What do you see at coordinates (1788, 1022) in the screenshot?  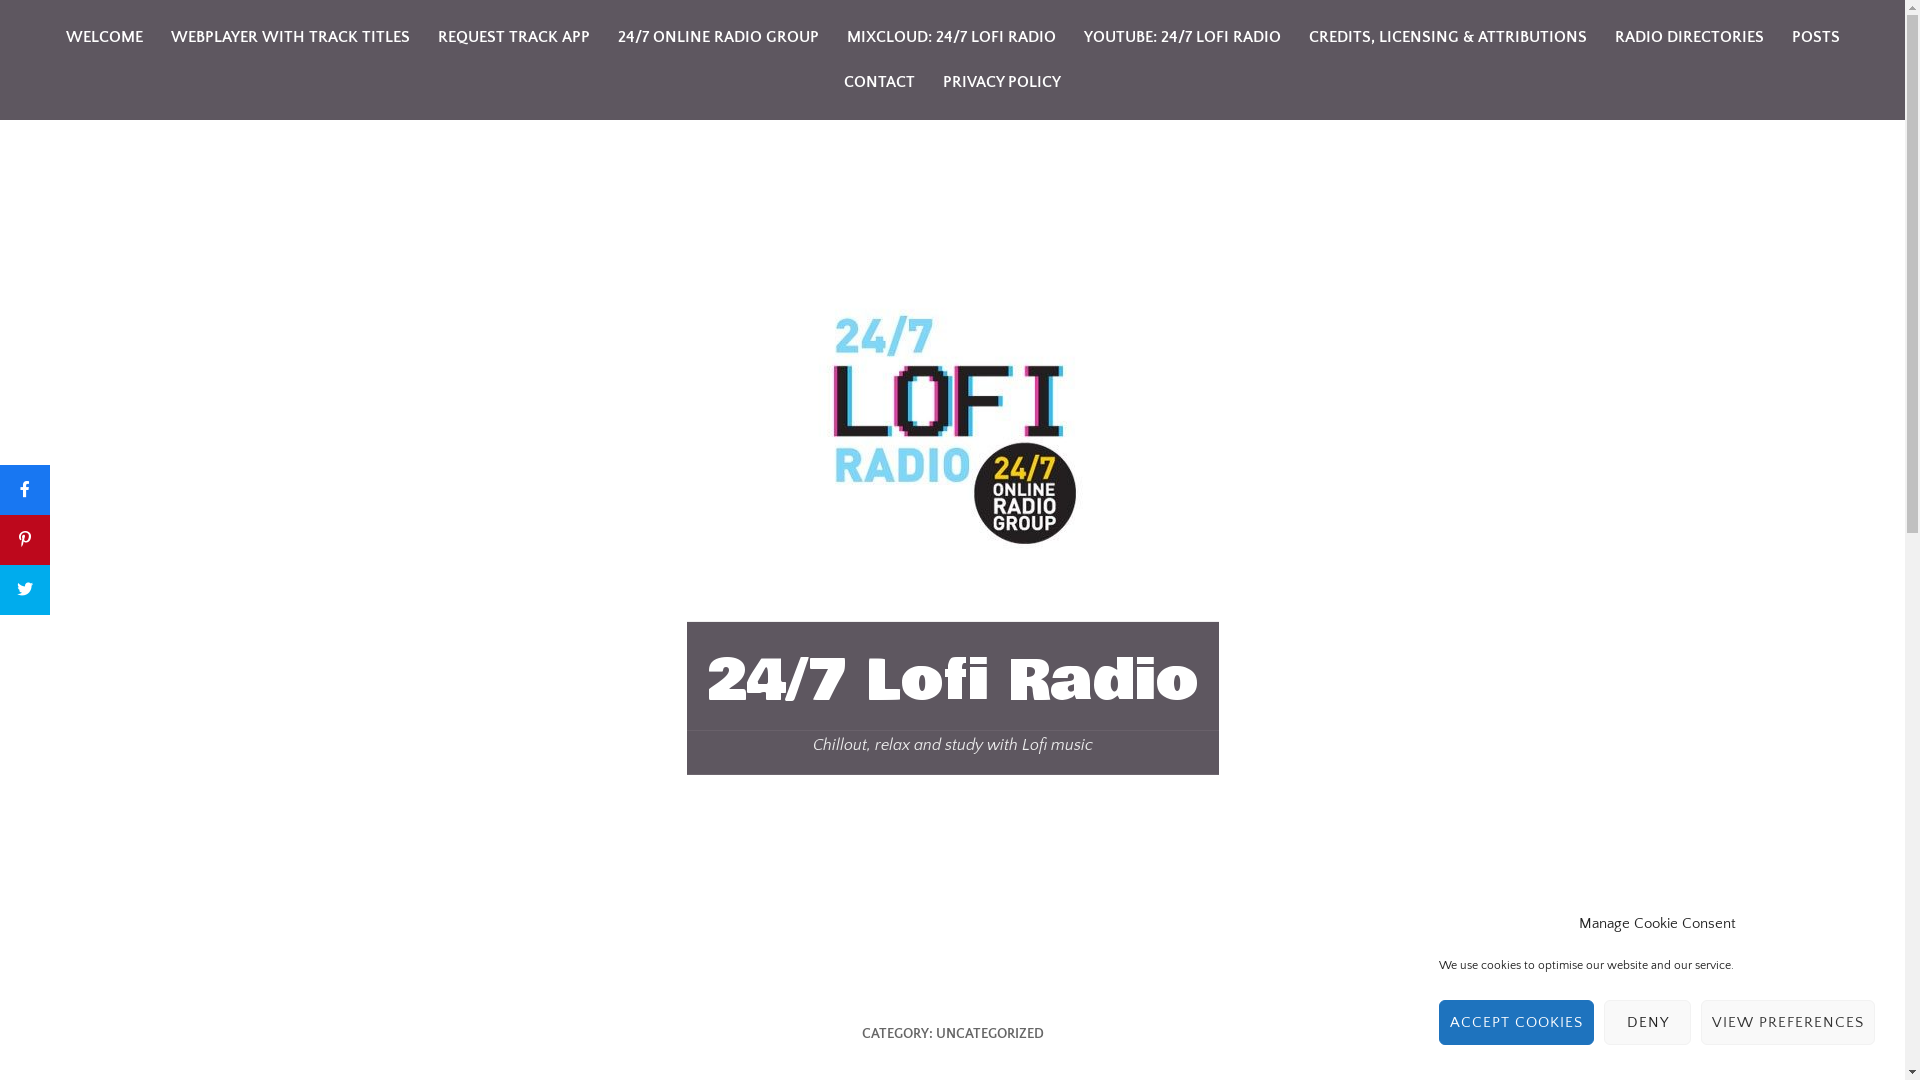 I see `'VIEW PREFERENCES'` at bounding box center [1788, 1022].